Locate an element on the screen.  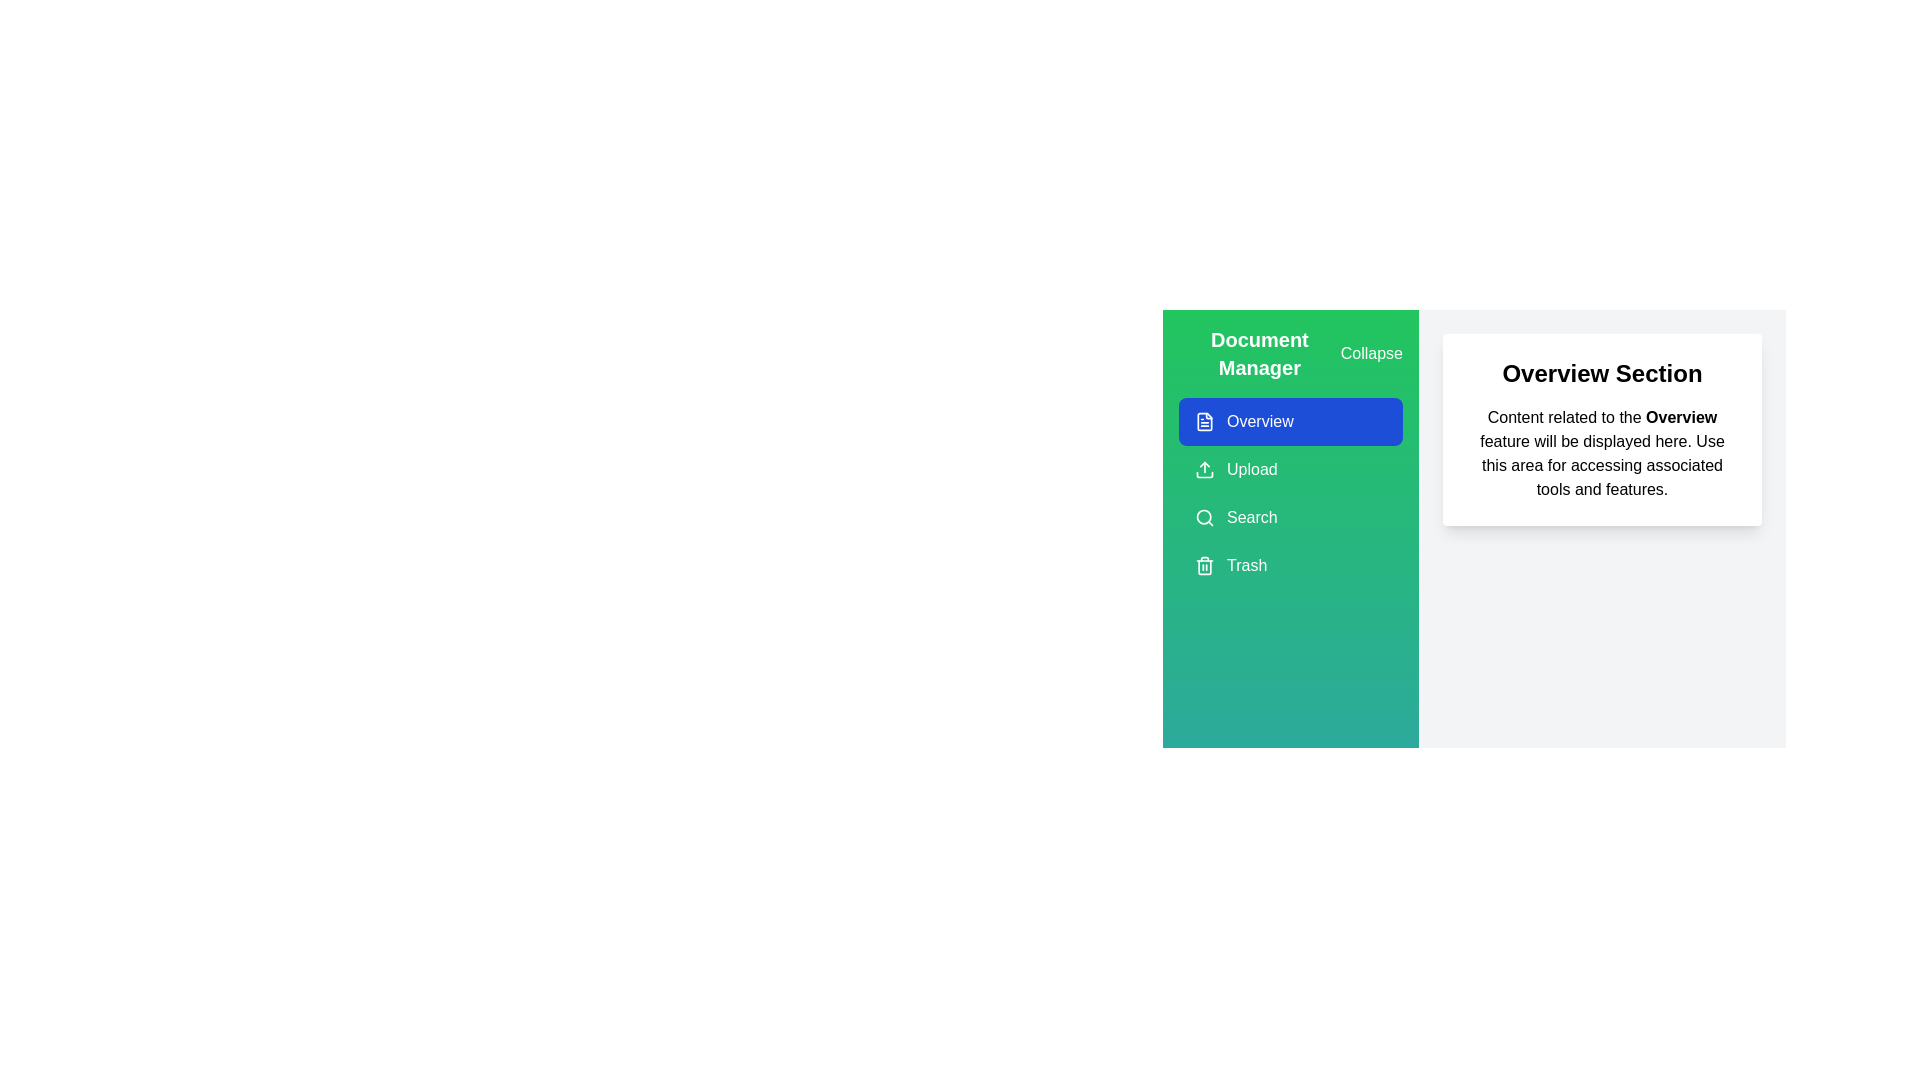
the menu option Trash in the Document Management Drawer is located at coordinates (1291, 566).